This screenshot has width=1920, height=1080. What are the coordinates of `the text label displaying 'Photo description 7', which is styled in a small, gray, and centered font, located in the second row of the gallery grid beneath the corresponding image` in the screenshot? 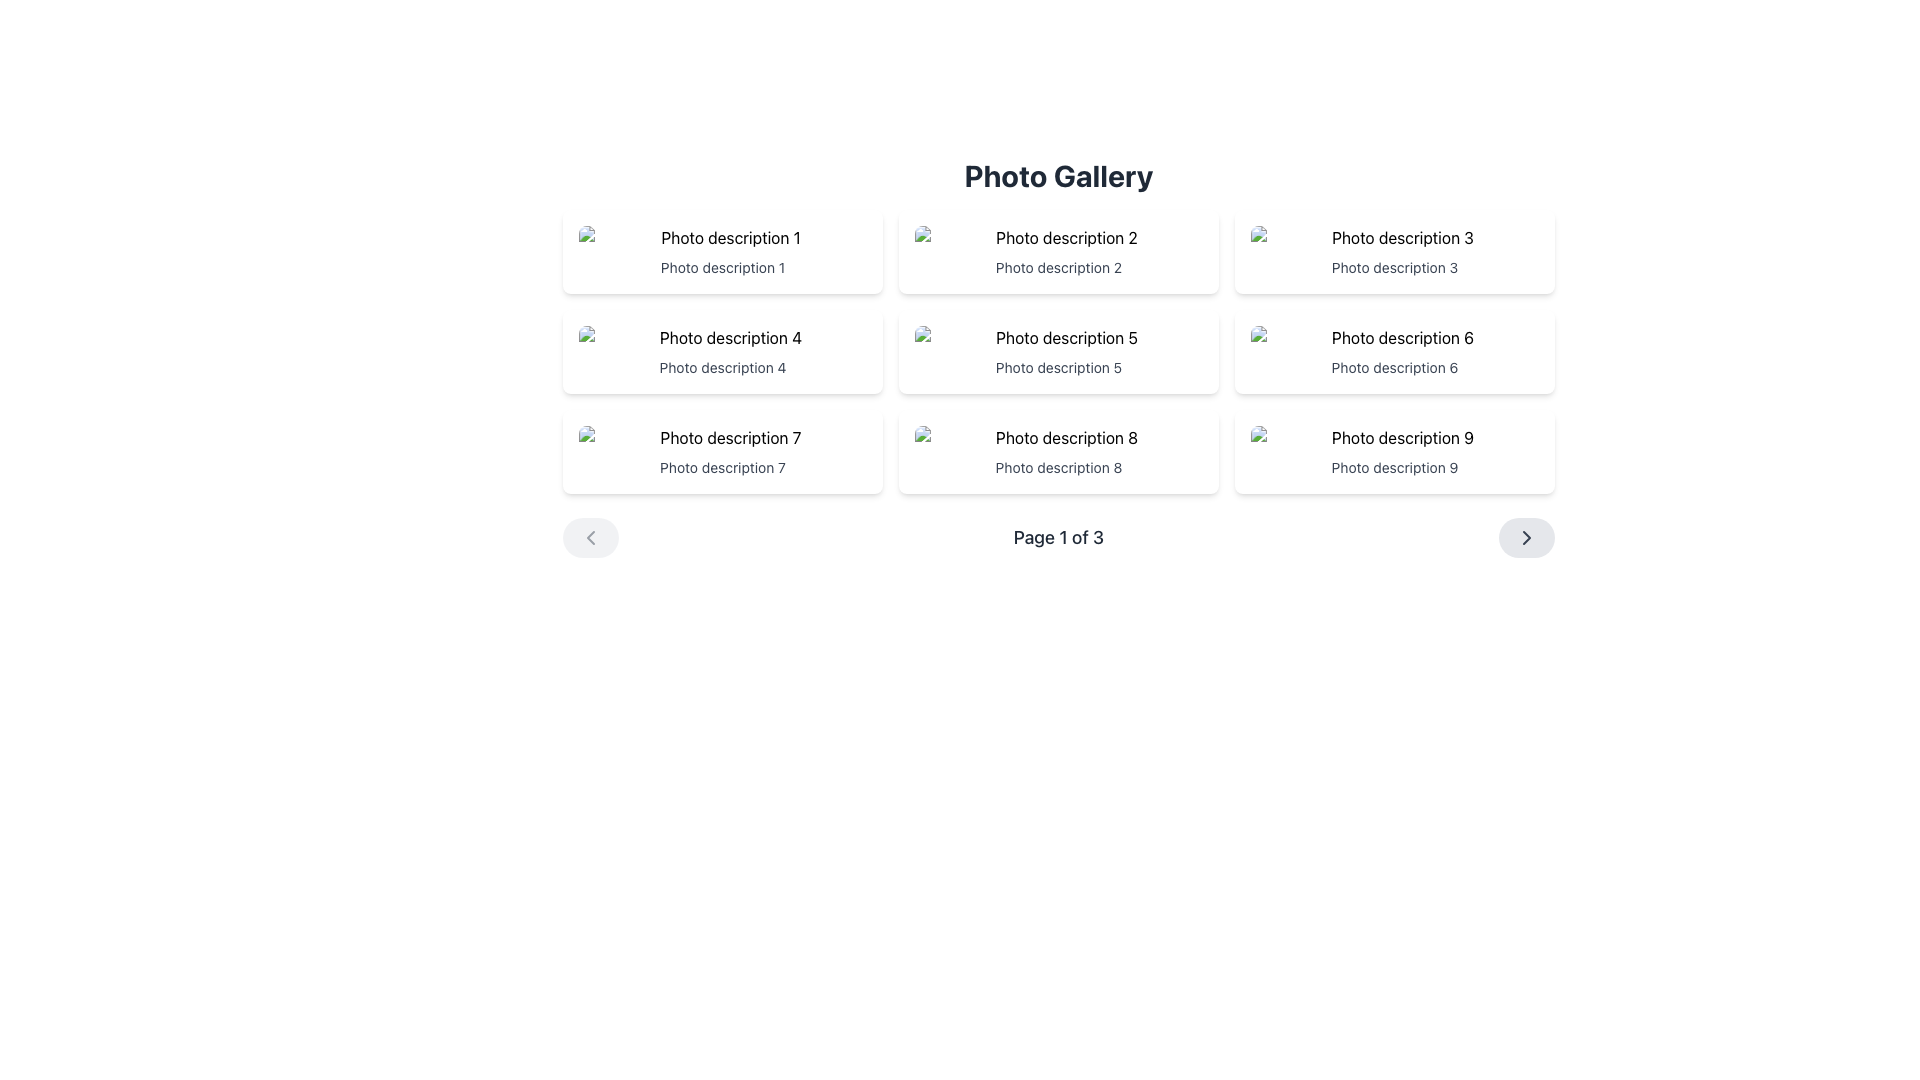 It's located at (722, 467).